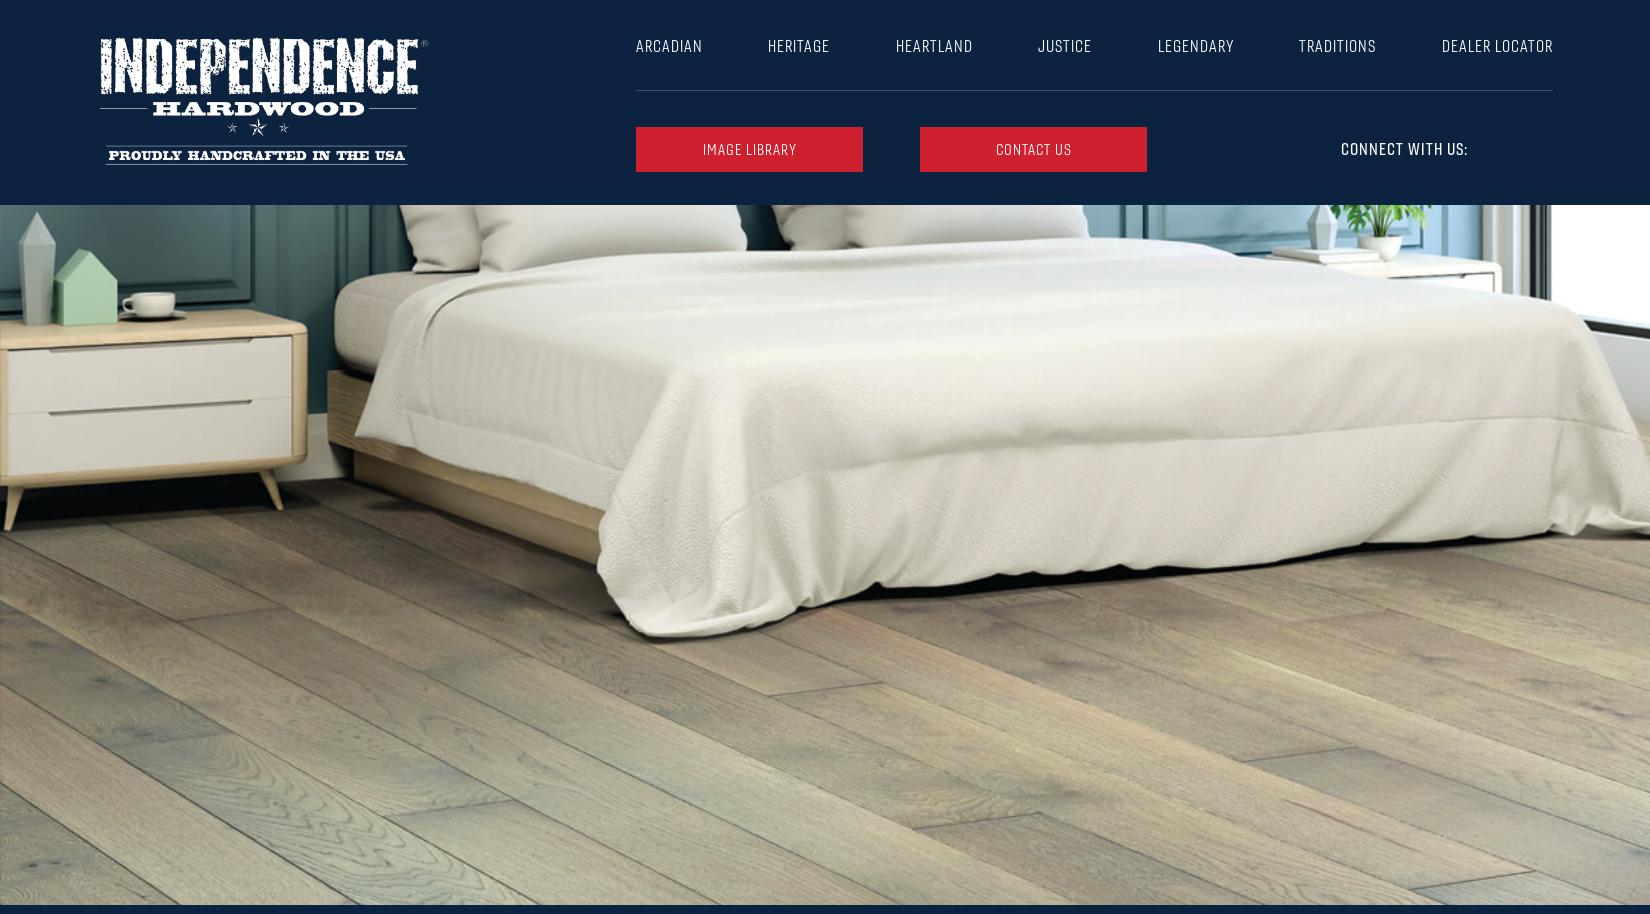  Describe the element at coordinates (933, 45) in the screenshot. I see `'Heartland'` at that location.